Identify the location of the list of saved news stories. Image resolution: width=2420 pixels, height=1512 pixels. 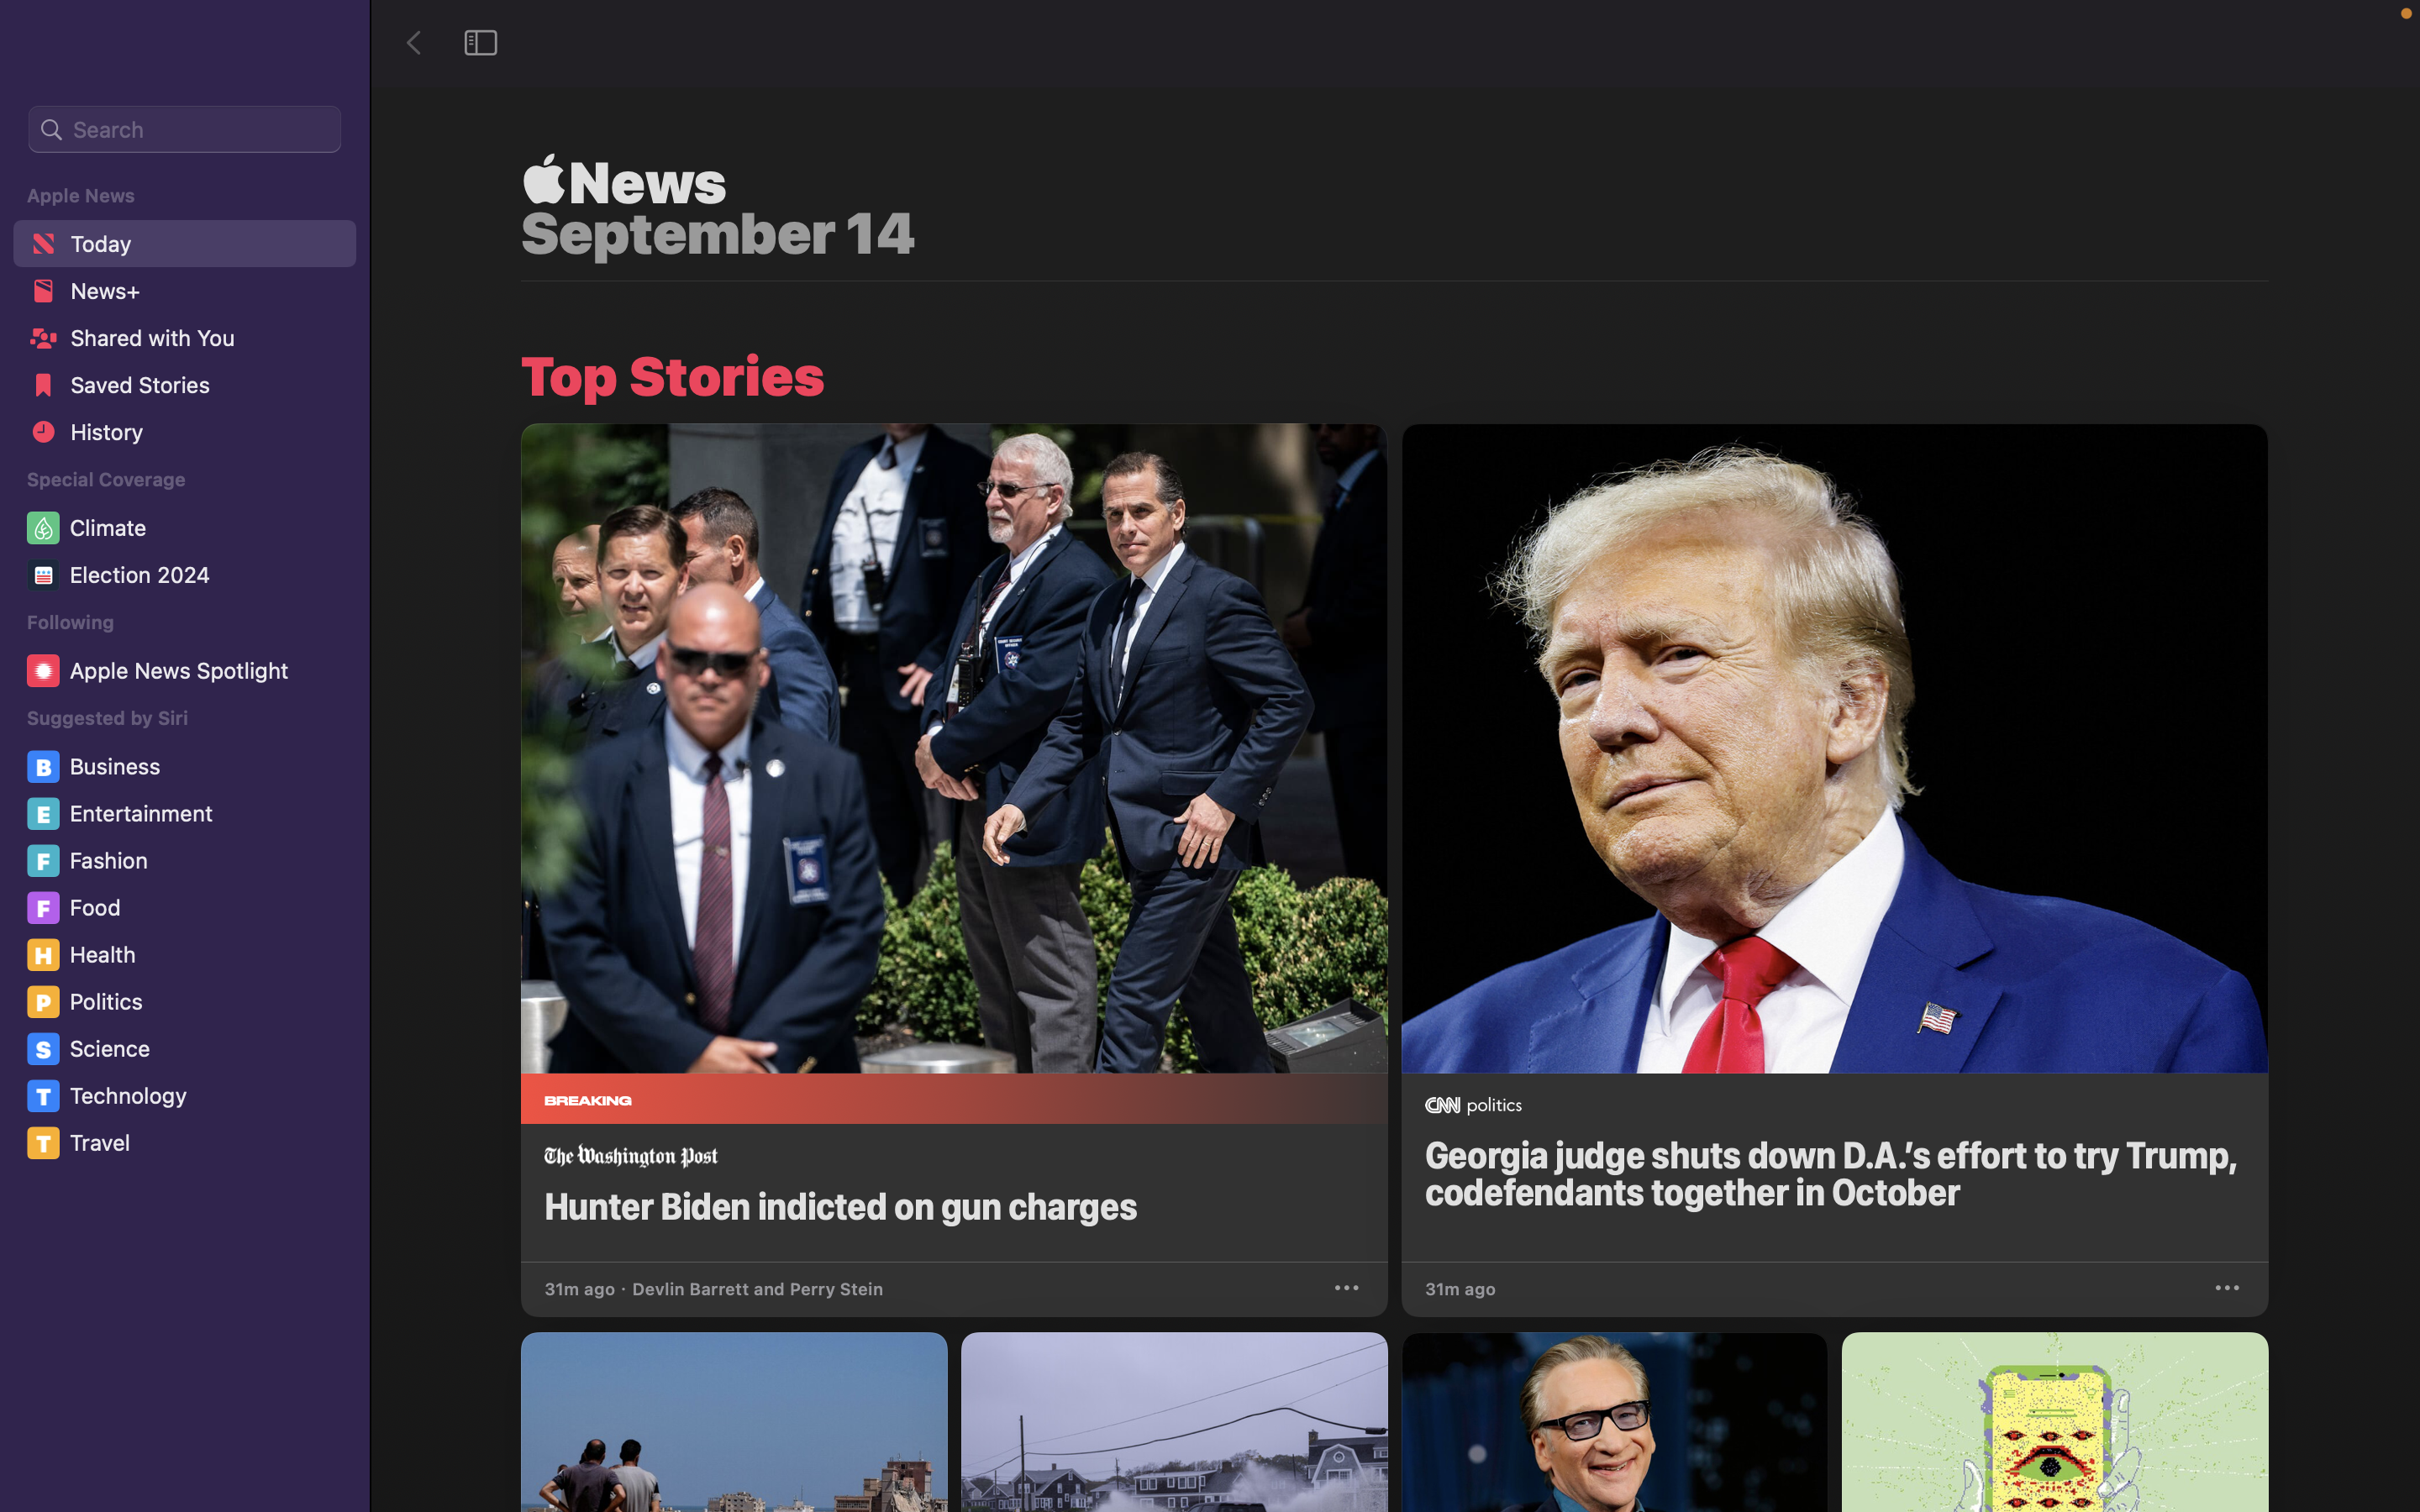
(182, 389).